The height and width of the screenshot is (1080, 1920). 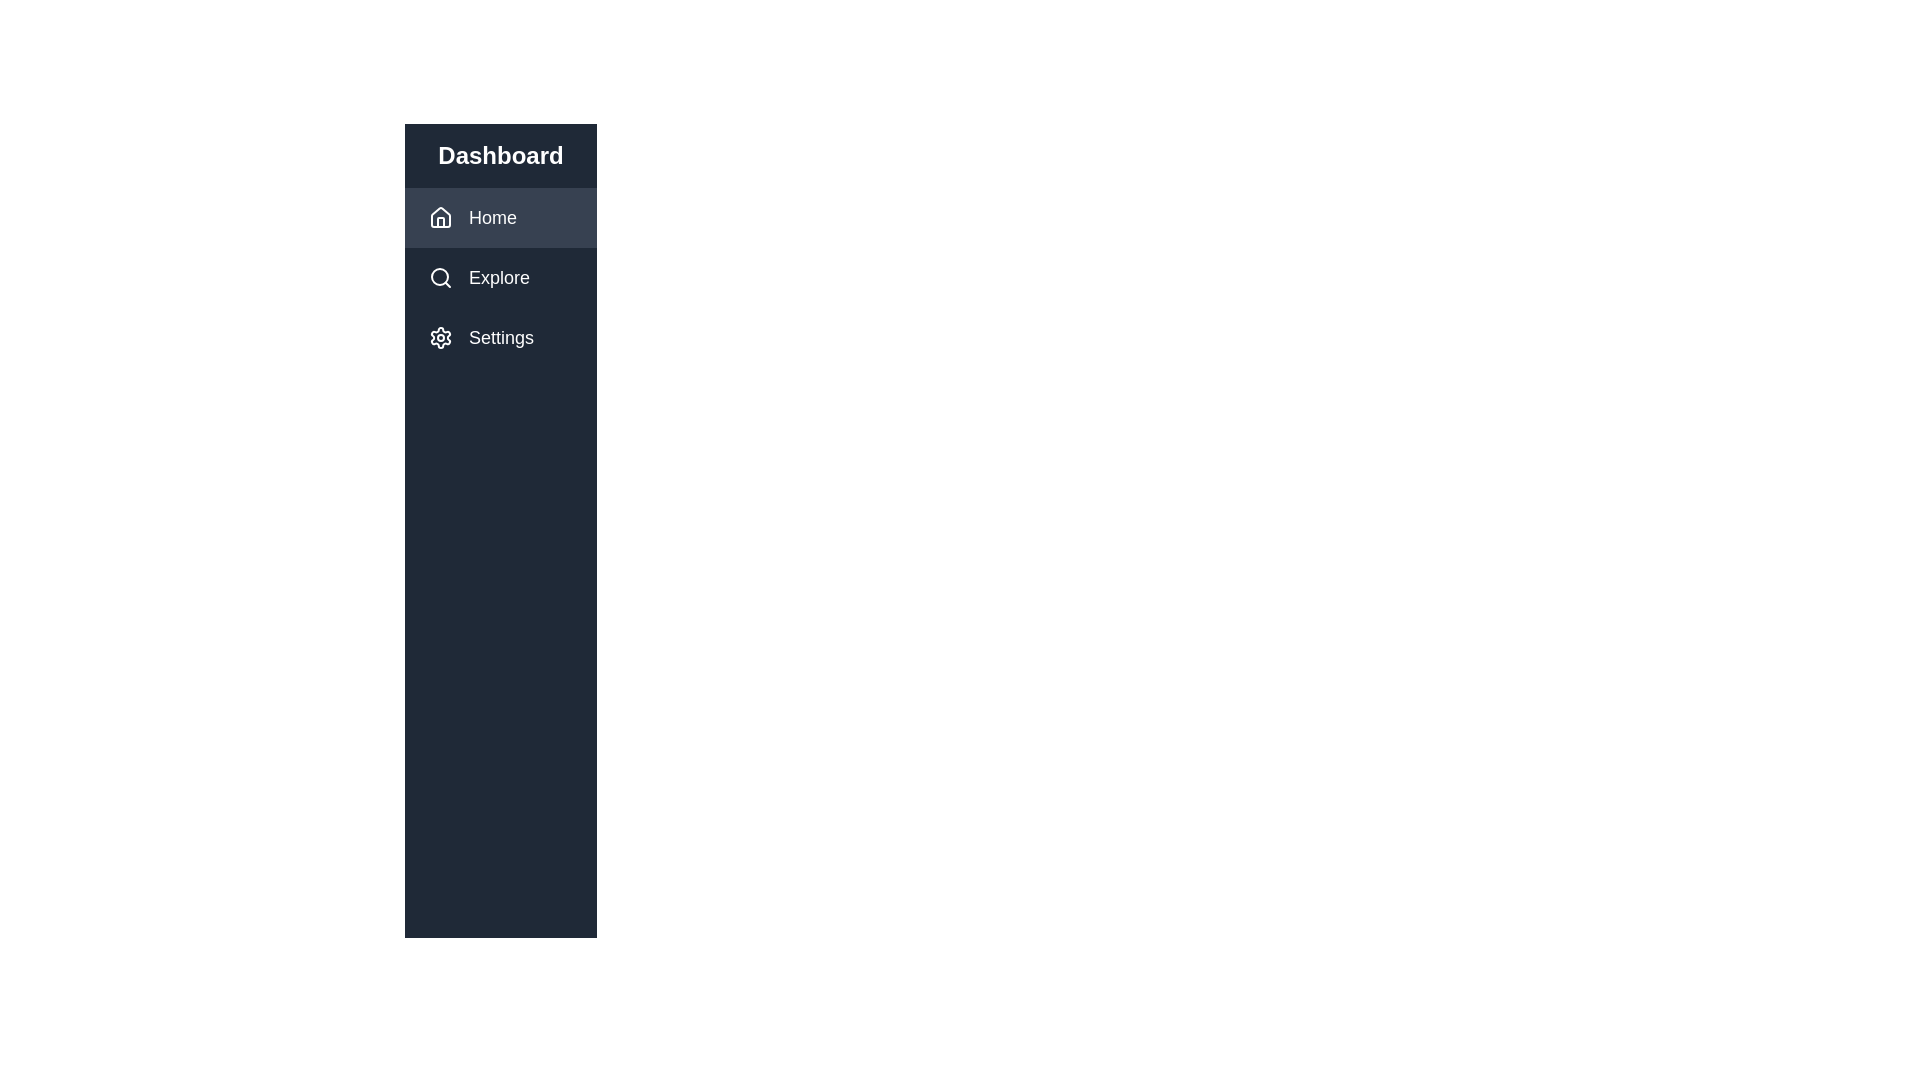 What do you see at coordinates (500, 154) in the screenshot?
I see `the Text Label located at the top of the vertical sidebar menu, which indicates the current section or context of the interface` at bounding box center [500, 154].